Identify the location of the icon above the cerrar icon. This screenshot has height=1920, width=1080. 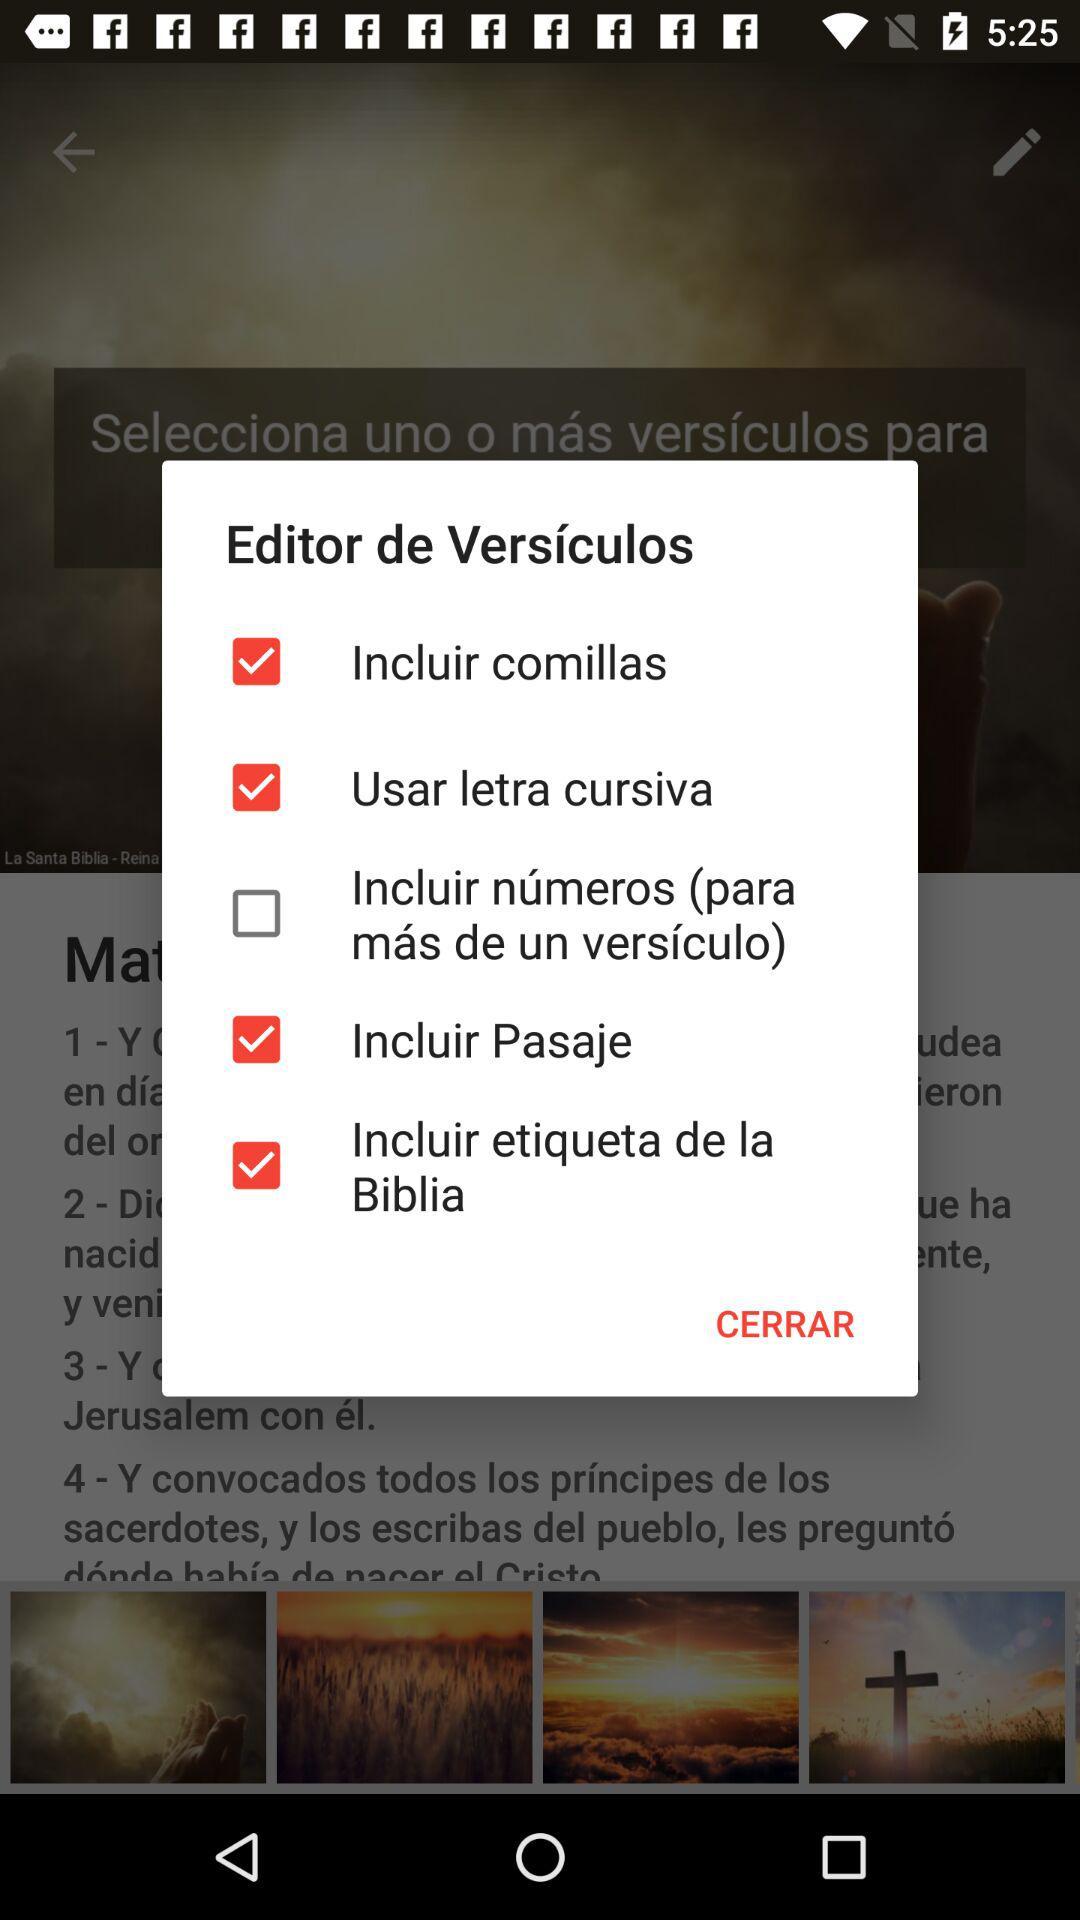
(540, 1165).